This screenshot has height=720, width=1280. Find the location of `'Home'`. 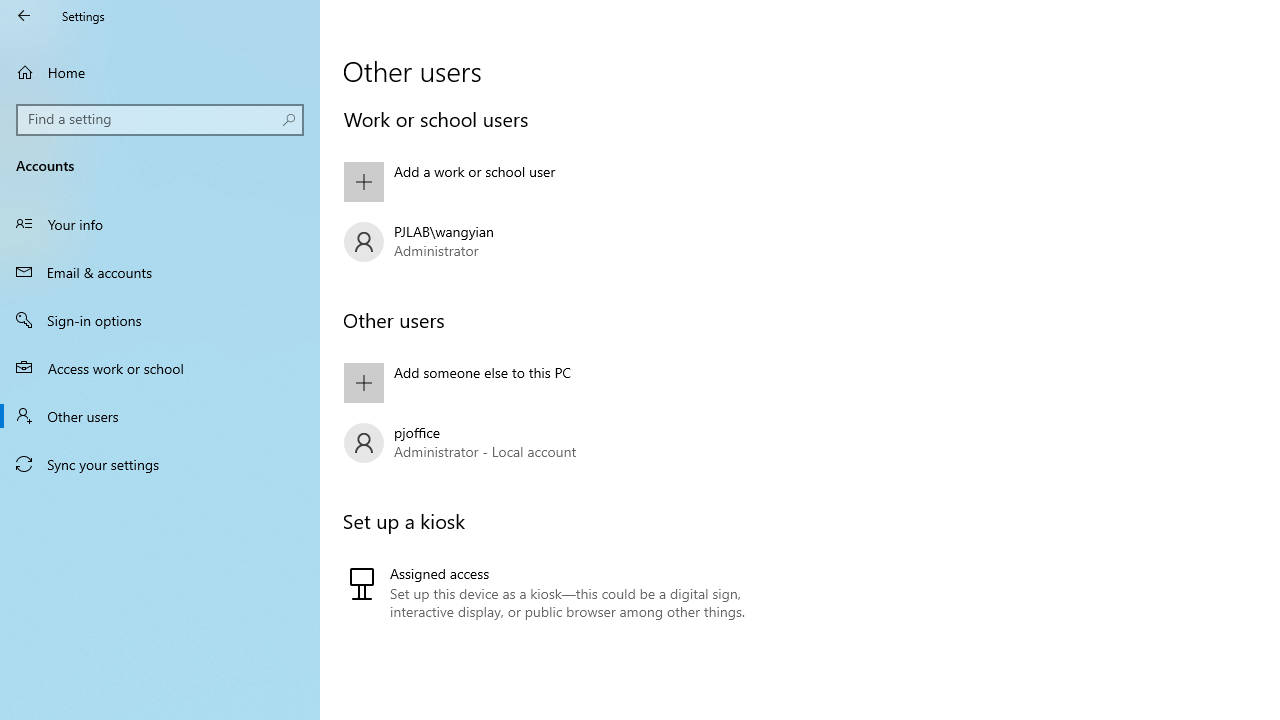

'Home' is located at coordinates (160, 71).